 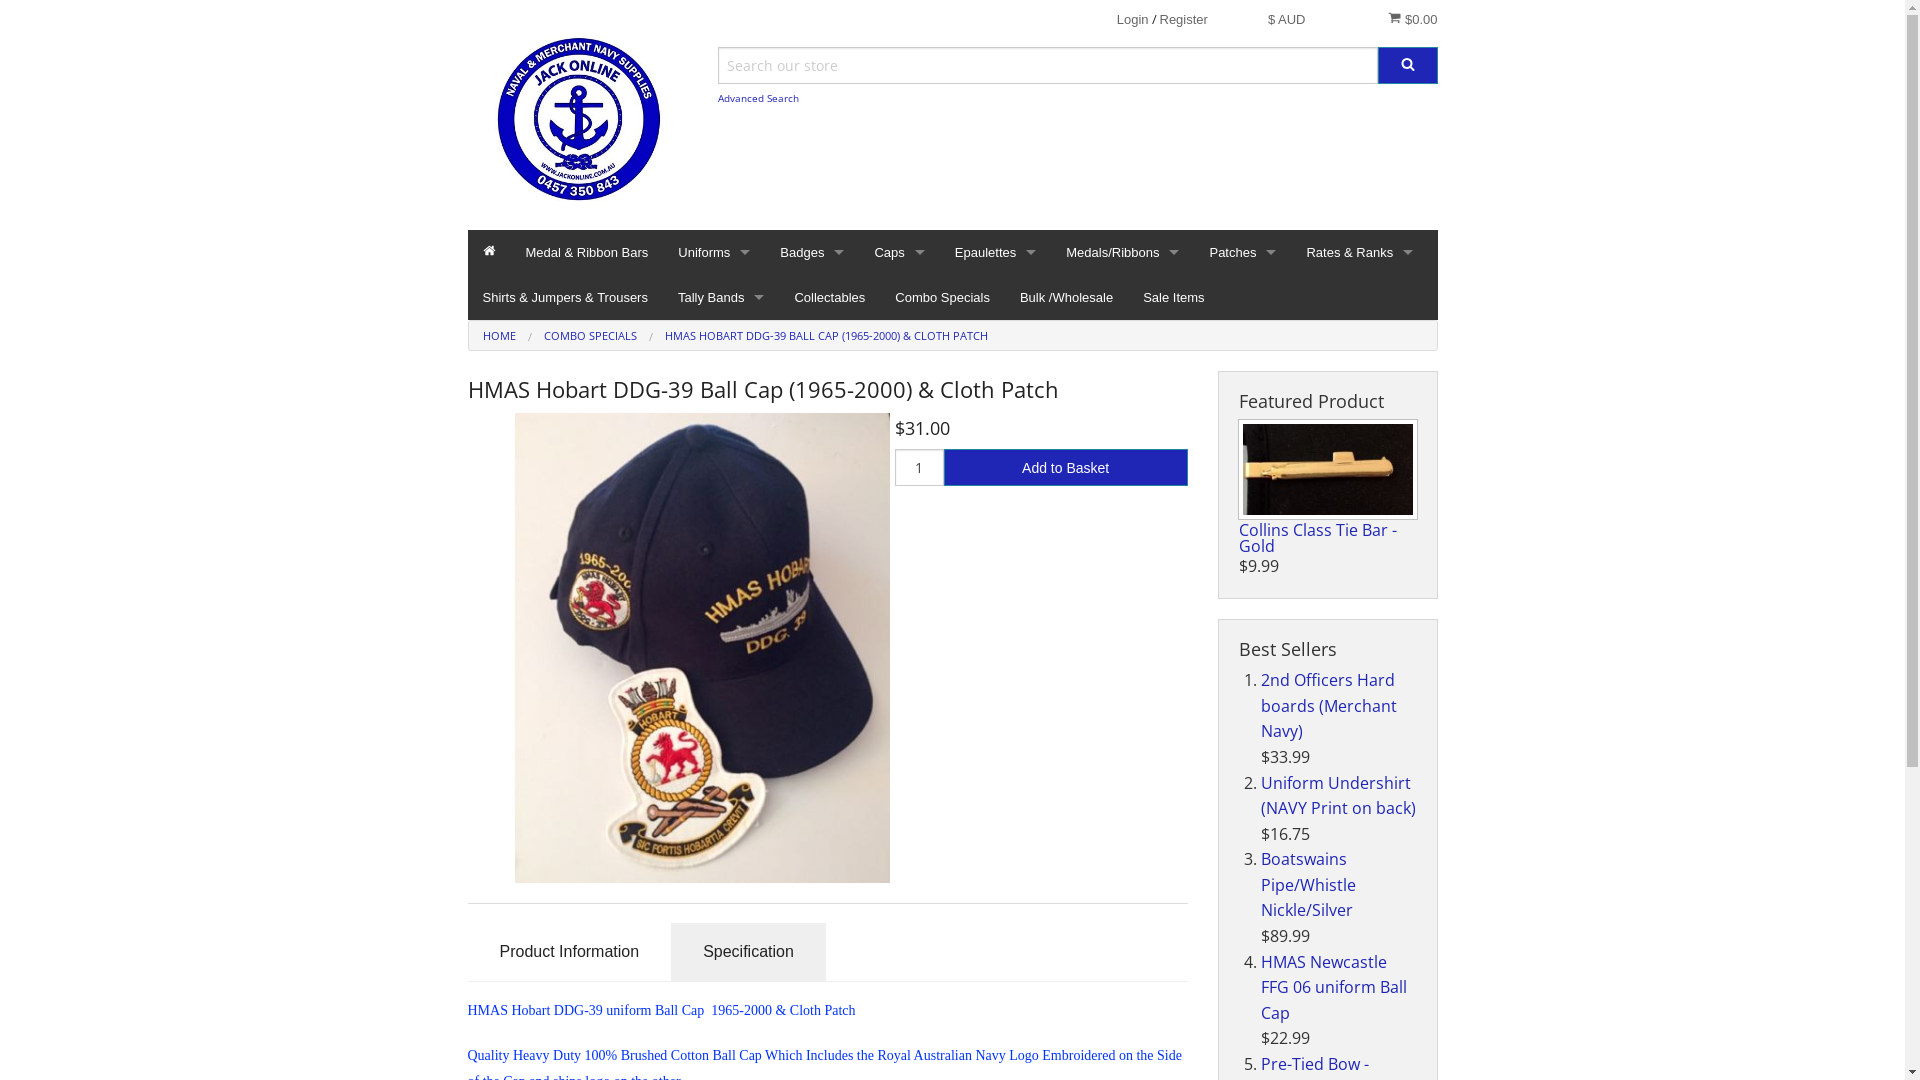 I want to click on 'Buttons', so click(x=714, y=457).